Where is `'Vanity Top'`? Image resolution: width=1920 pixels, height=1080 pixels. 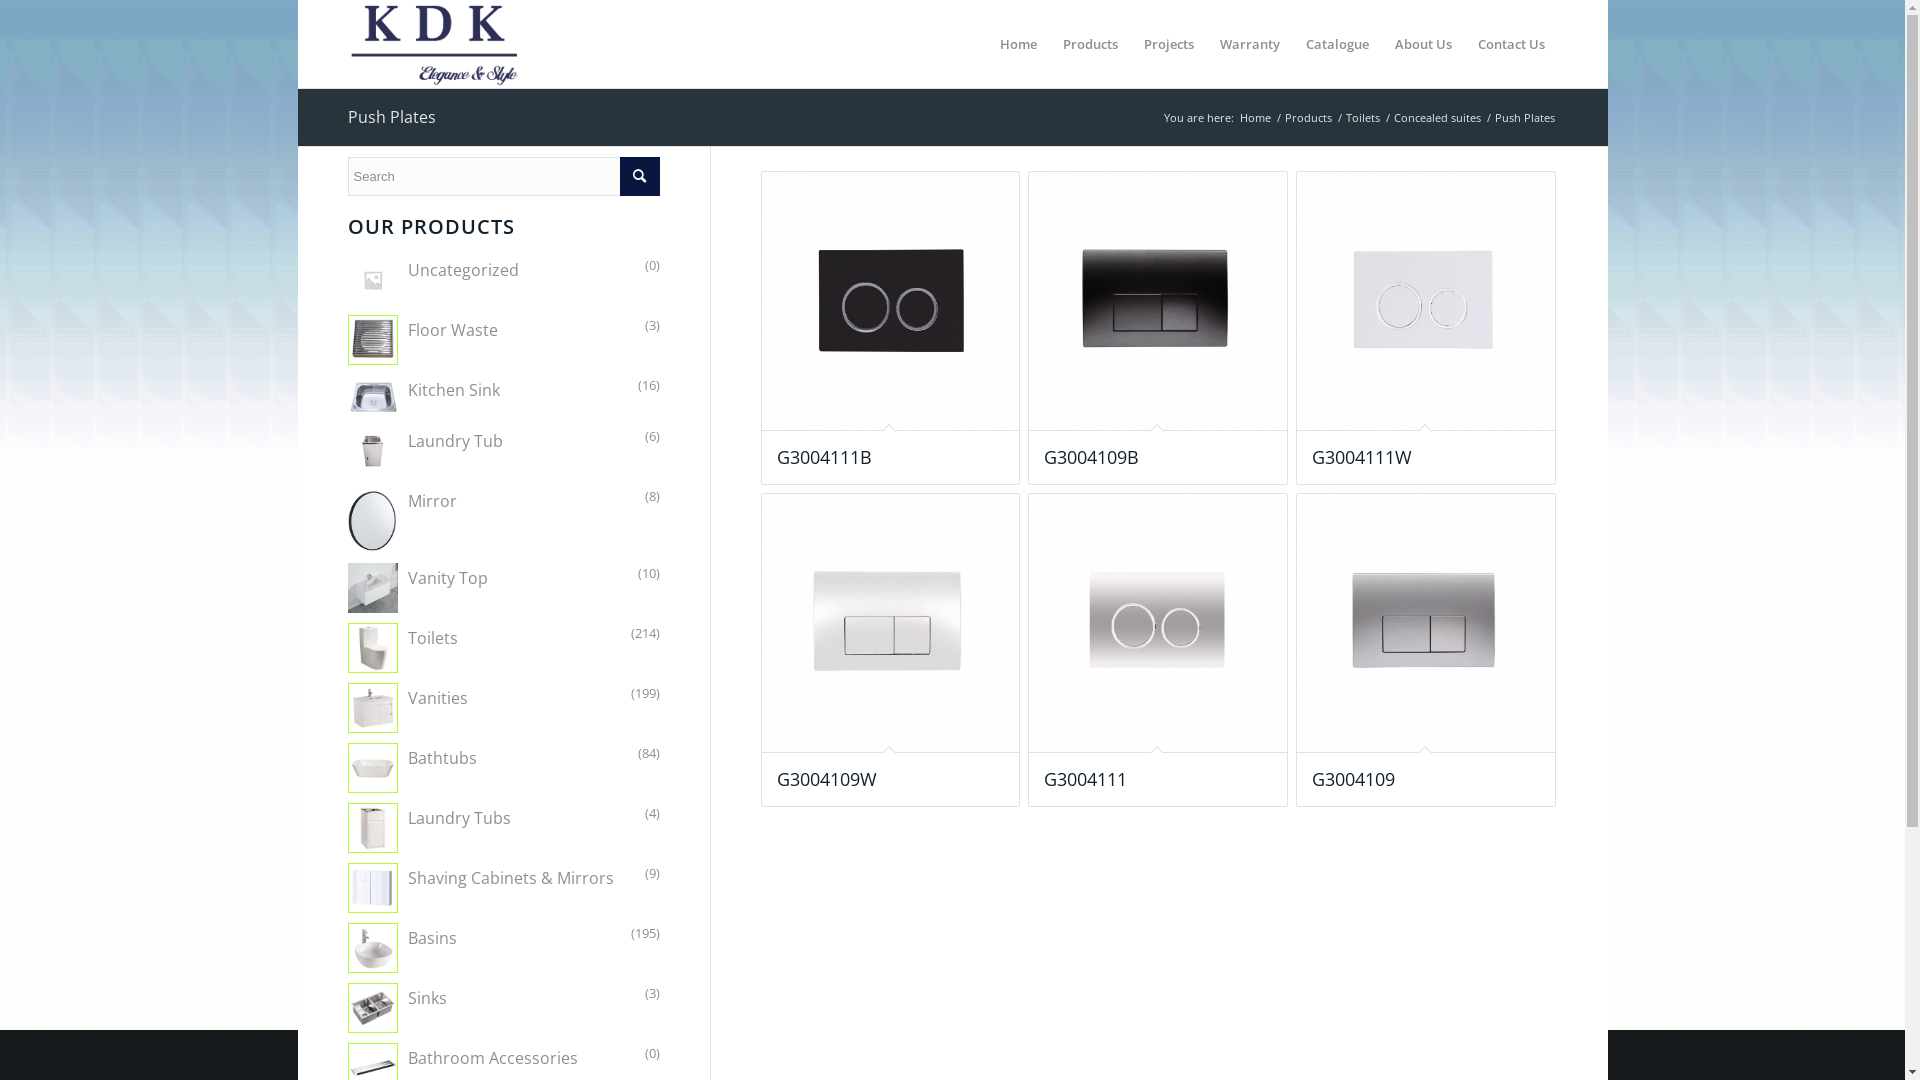
'Vanity Top' is located at coordinates (416, 586).